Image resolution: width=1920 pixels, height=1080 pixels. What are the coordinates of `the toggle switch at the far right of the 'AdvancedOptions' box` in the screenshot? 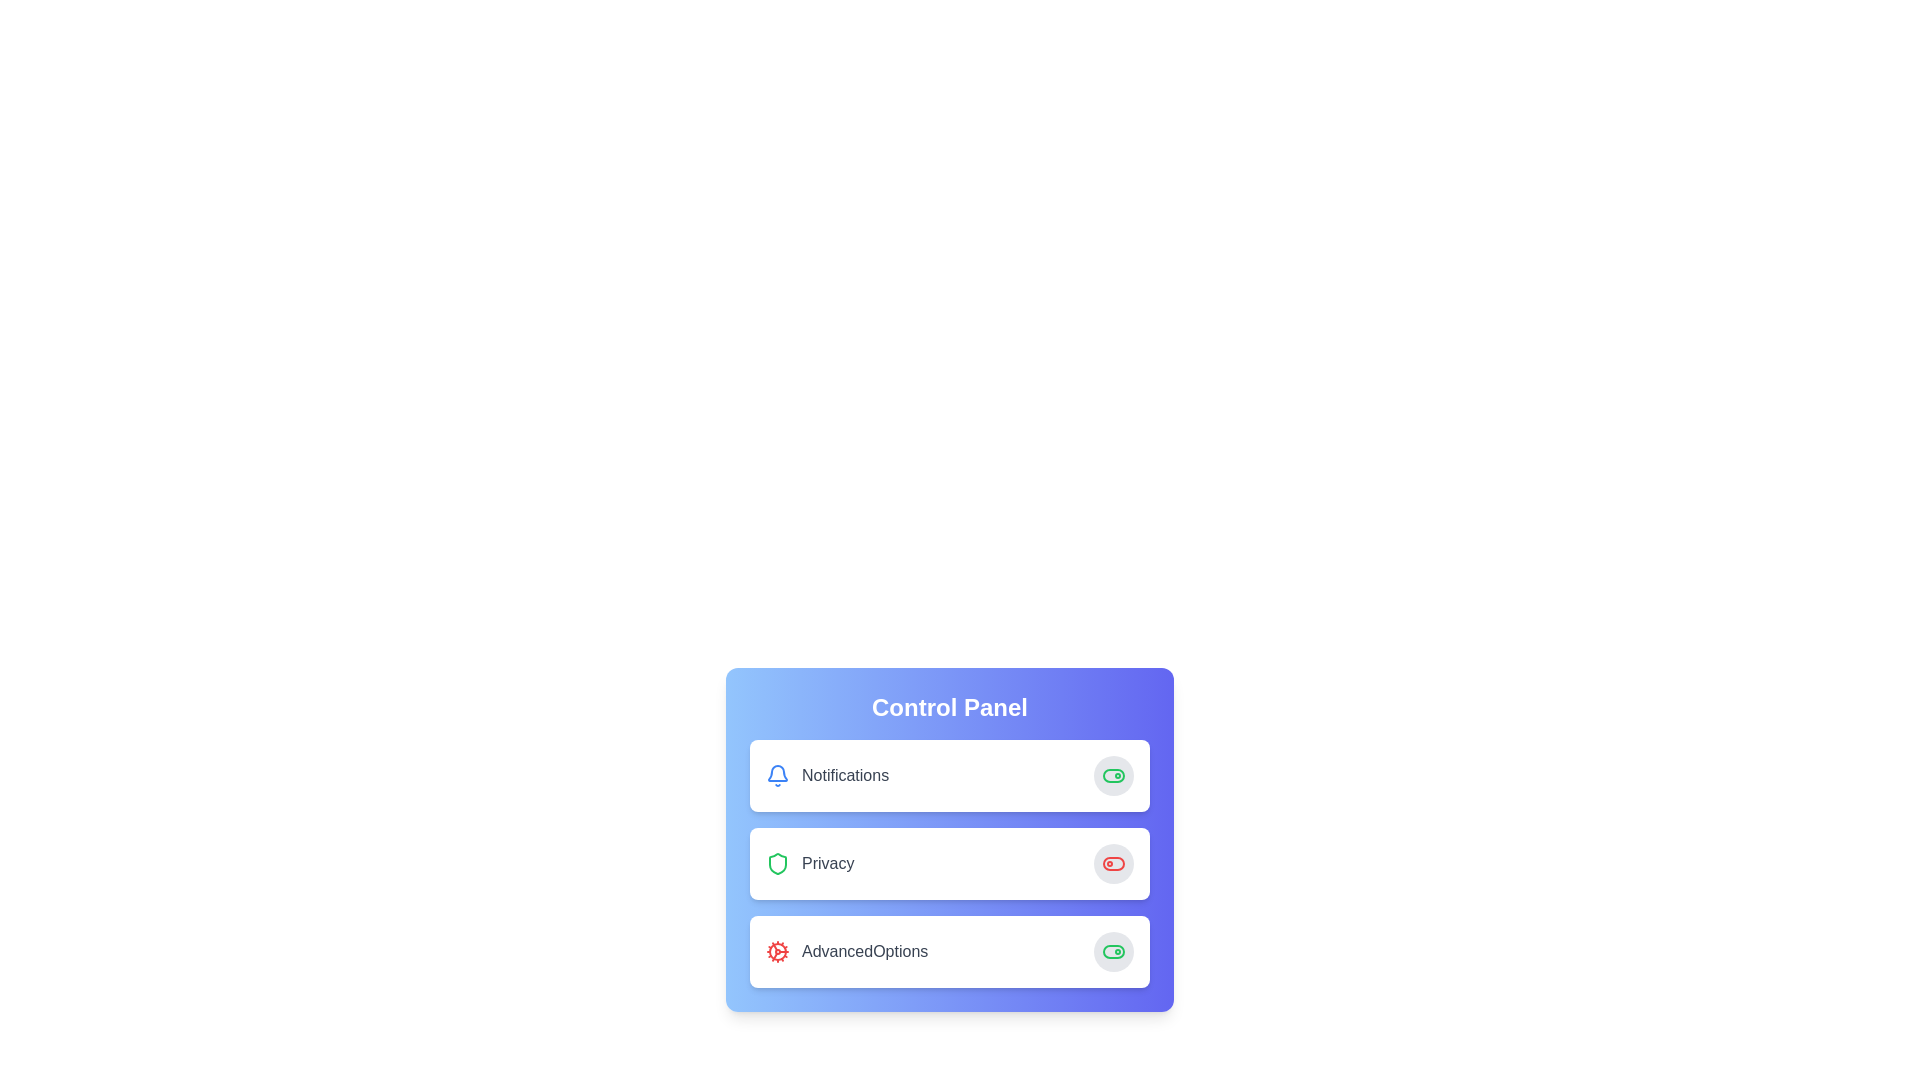 It's located at (1112, 951).